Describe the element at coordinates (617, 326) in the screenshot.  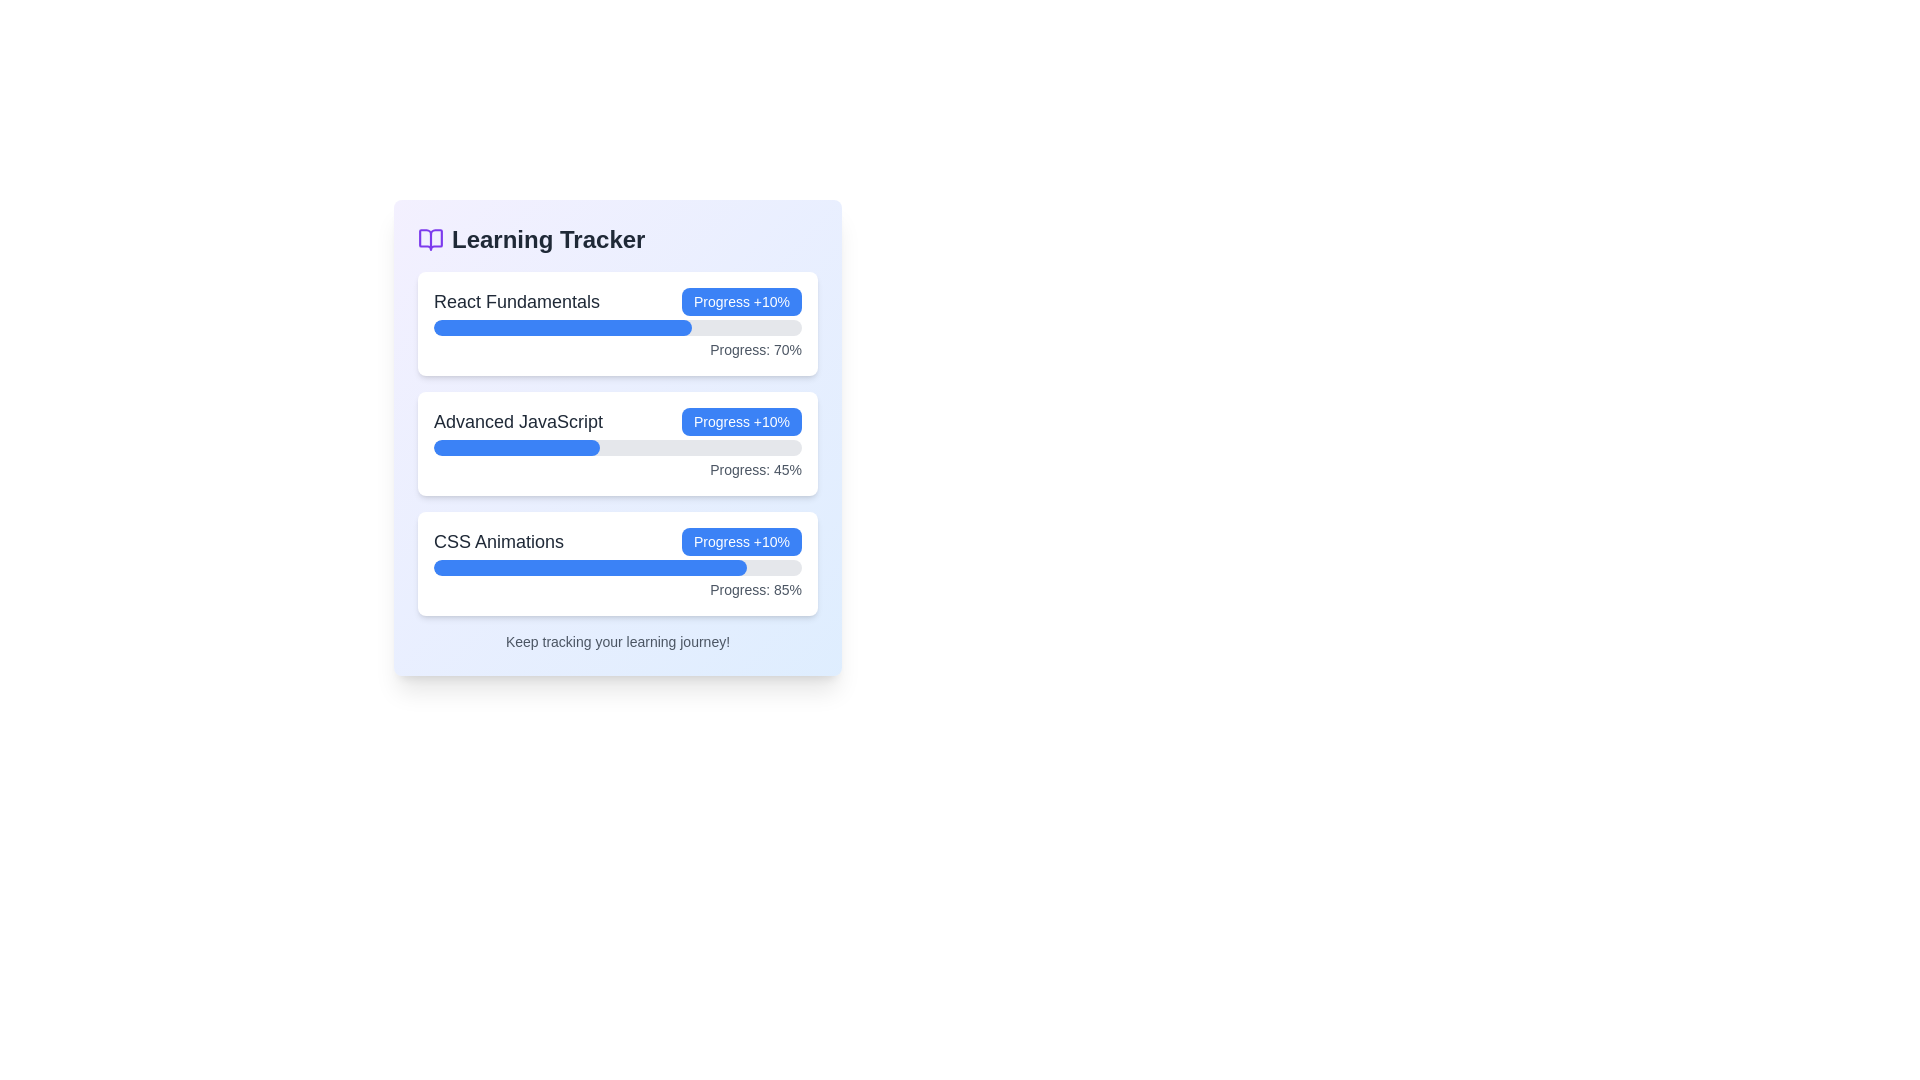
I see `the progress bar within the 'React Fundamentals' card, which is styled as a rounded rectangular shape with a blue fill indicating 70% completion` at that location.